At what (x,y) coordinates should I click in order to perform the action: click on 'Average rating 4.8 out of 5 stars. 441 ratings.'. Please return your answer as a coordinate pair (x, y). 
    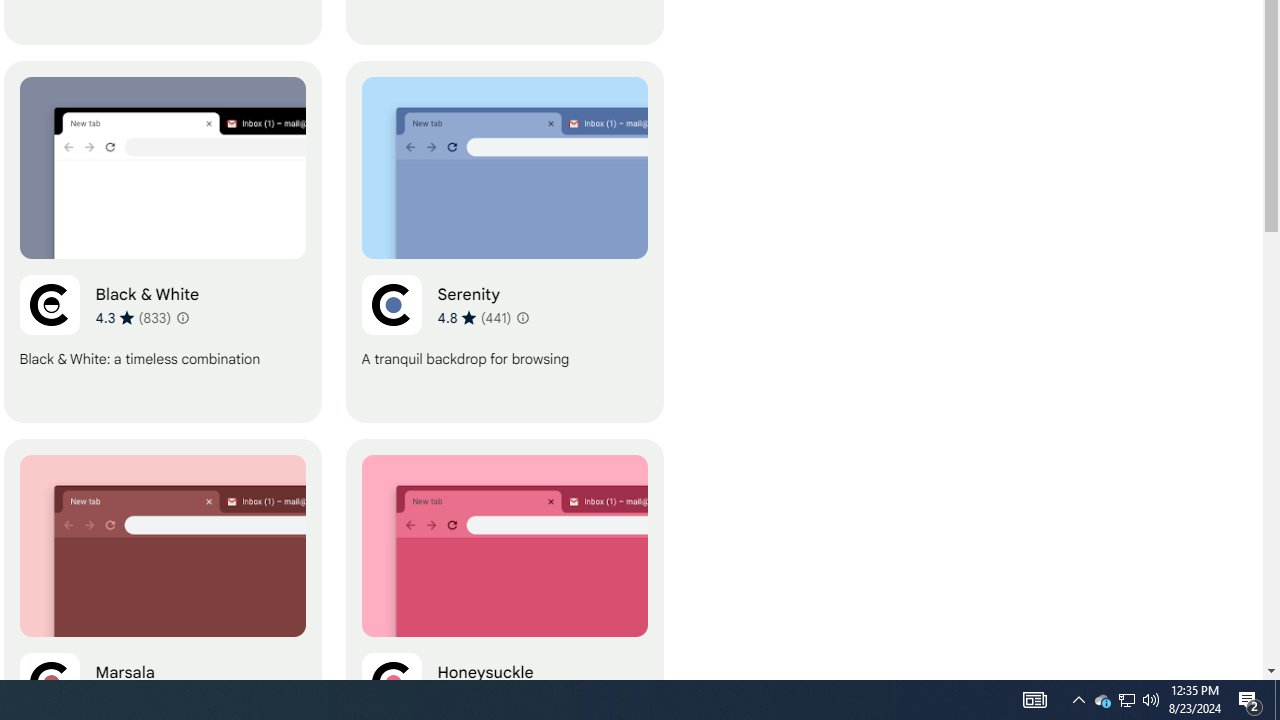
    Looking at the image, I should click on (473, 316).